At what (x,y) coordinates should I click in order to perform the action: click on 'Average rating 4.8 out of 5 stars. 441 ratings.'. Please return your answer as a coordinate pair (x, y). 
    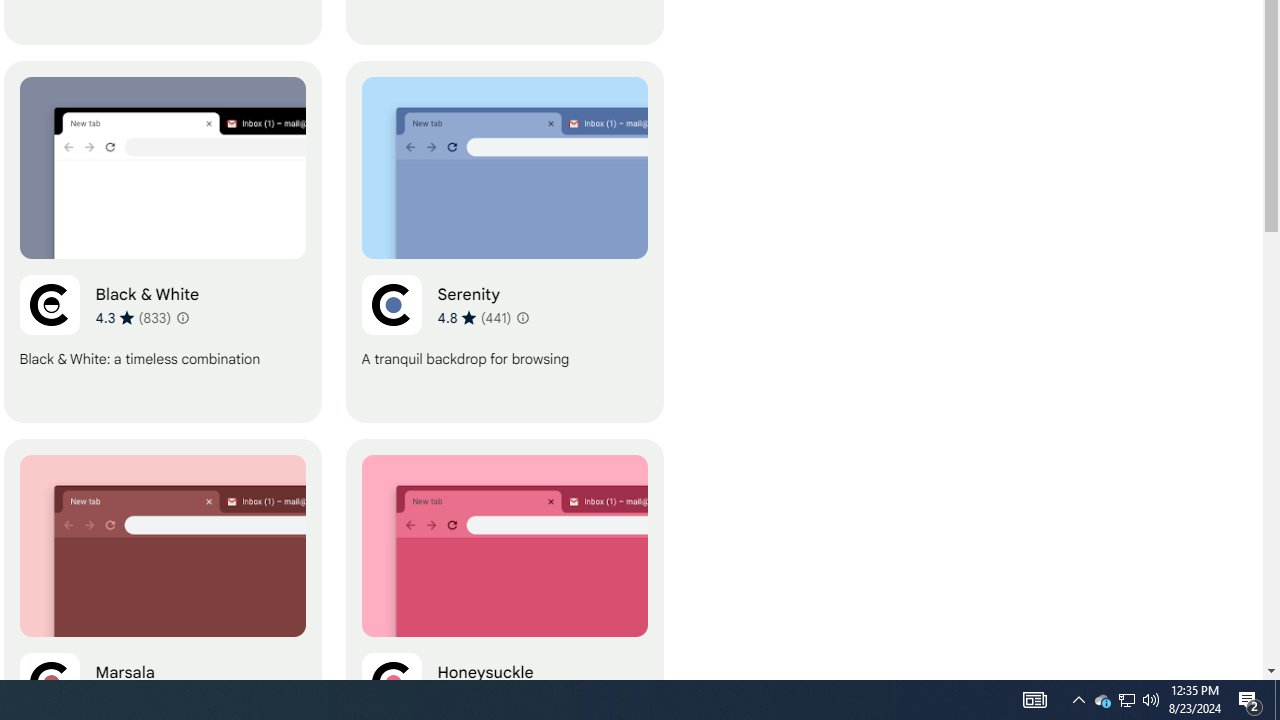
    Looking at the image, I should click on (473, 316).